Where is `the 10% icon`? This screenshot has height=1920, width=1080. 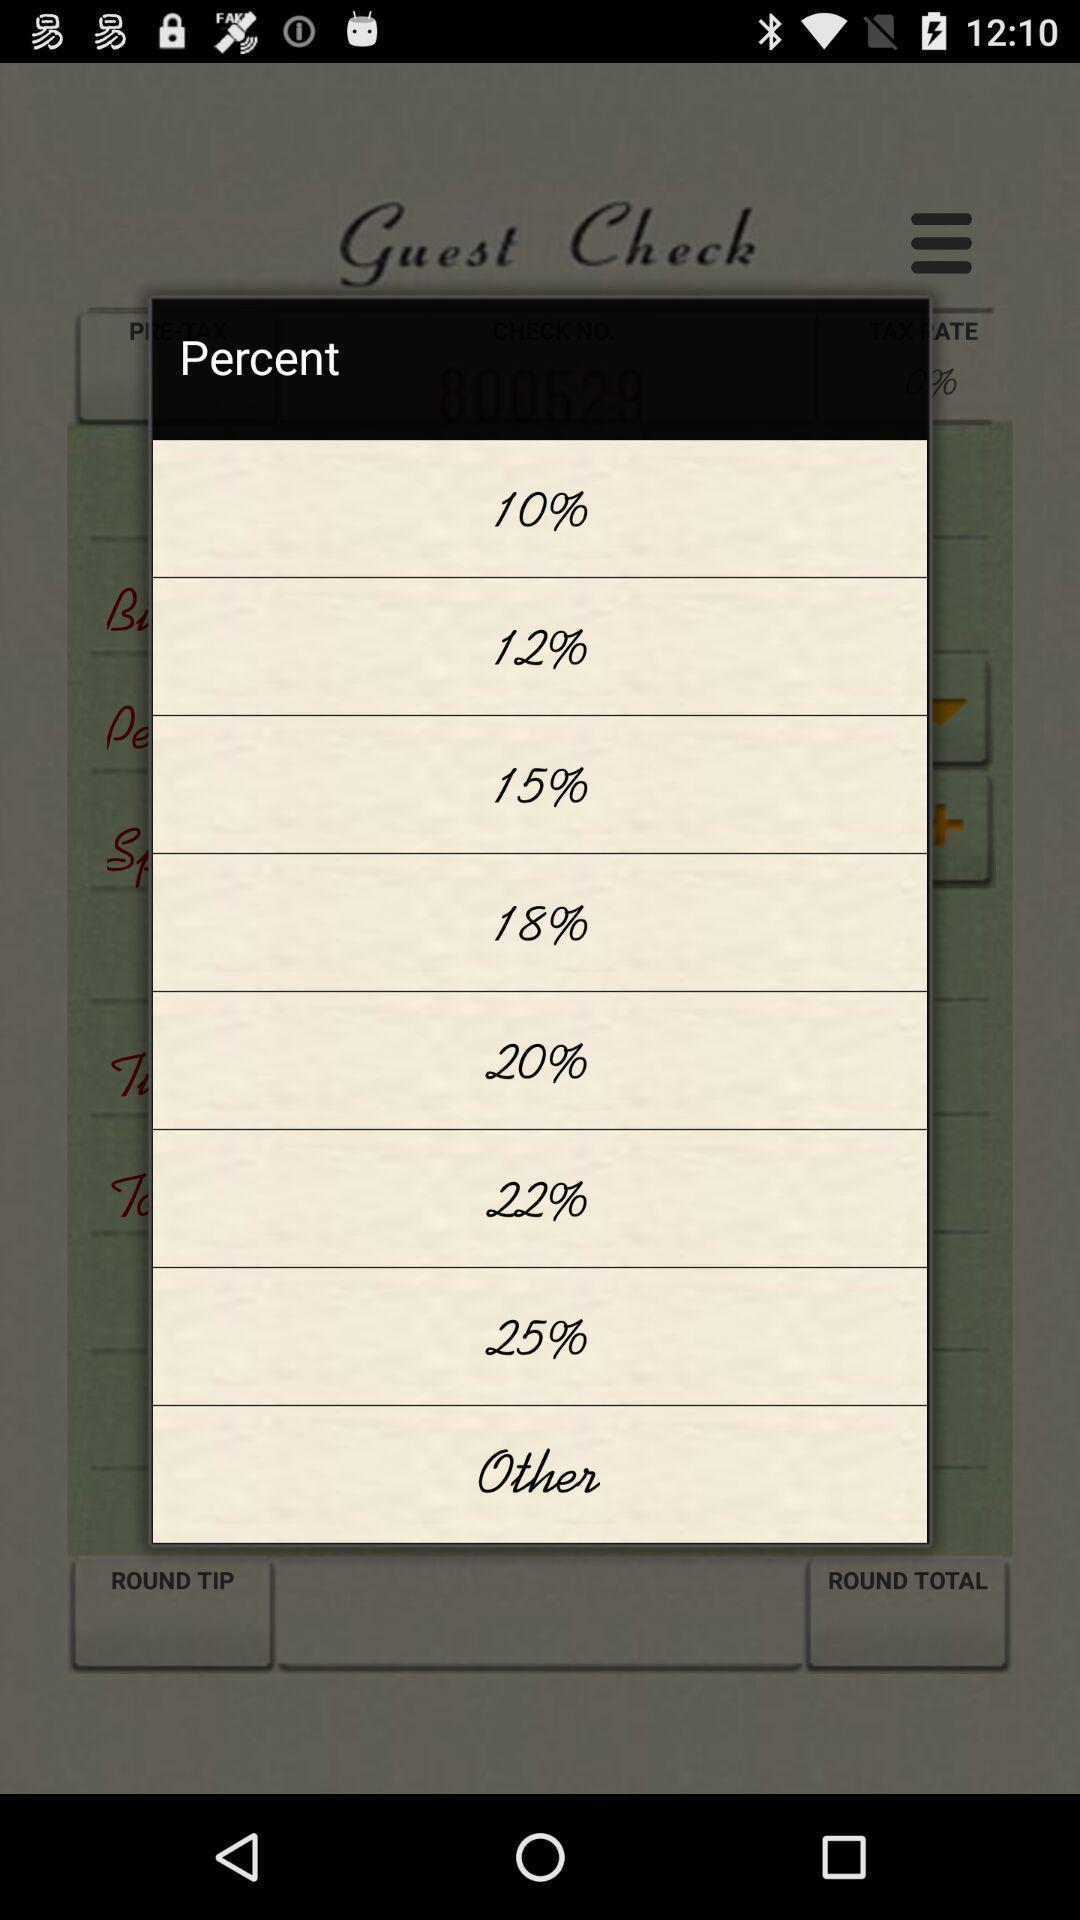 the 10% icon is located at coordinates (540, 508).